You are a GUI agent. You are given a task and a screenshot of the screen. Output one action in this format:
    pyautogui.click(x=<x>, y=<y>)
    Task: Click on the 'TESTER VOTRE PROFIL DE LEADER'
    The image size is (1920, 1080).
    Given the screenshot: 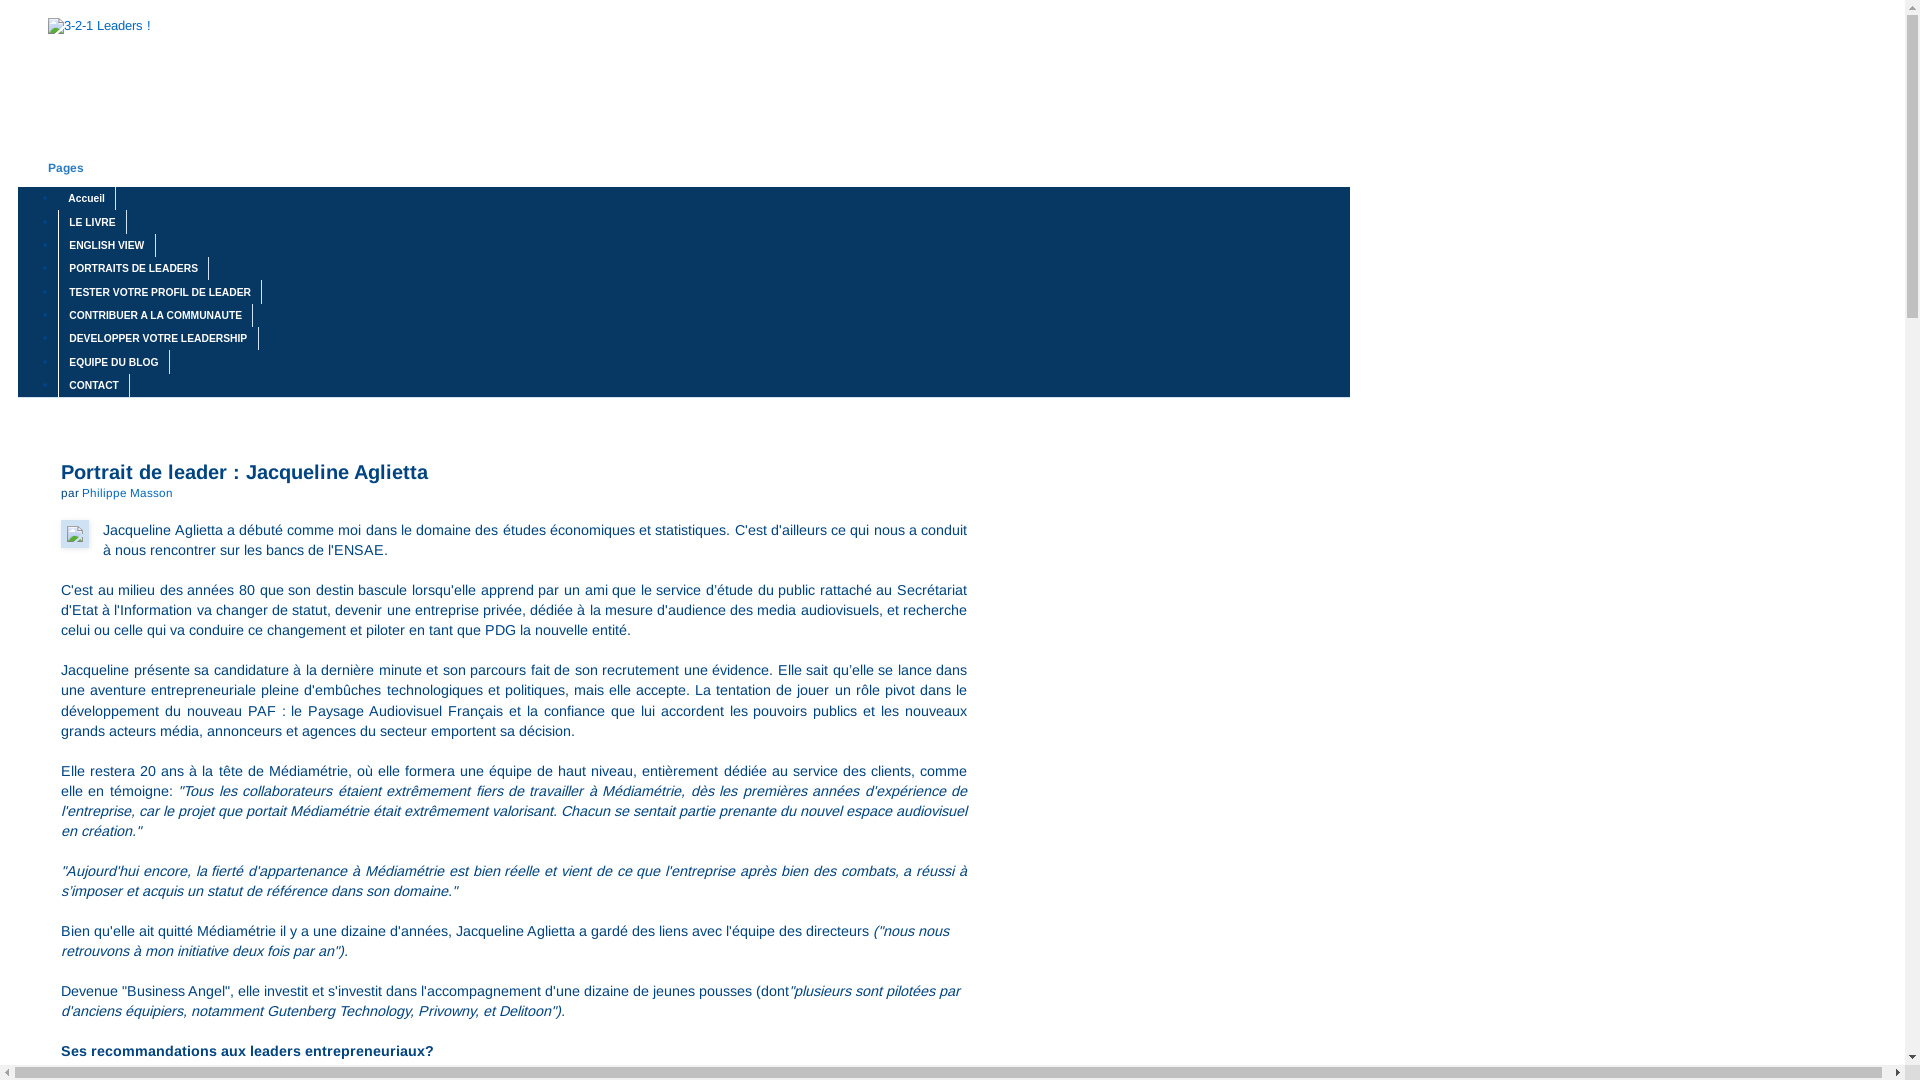 What is the action you would take?
    pyautogui.click(x=158, y=291)
    